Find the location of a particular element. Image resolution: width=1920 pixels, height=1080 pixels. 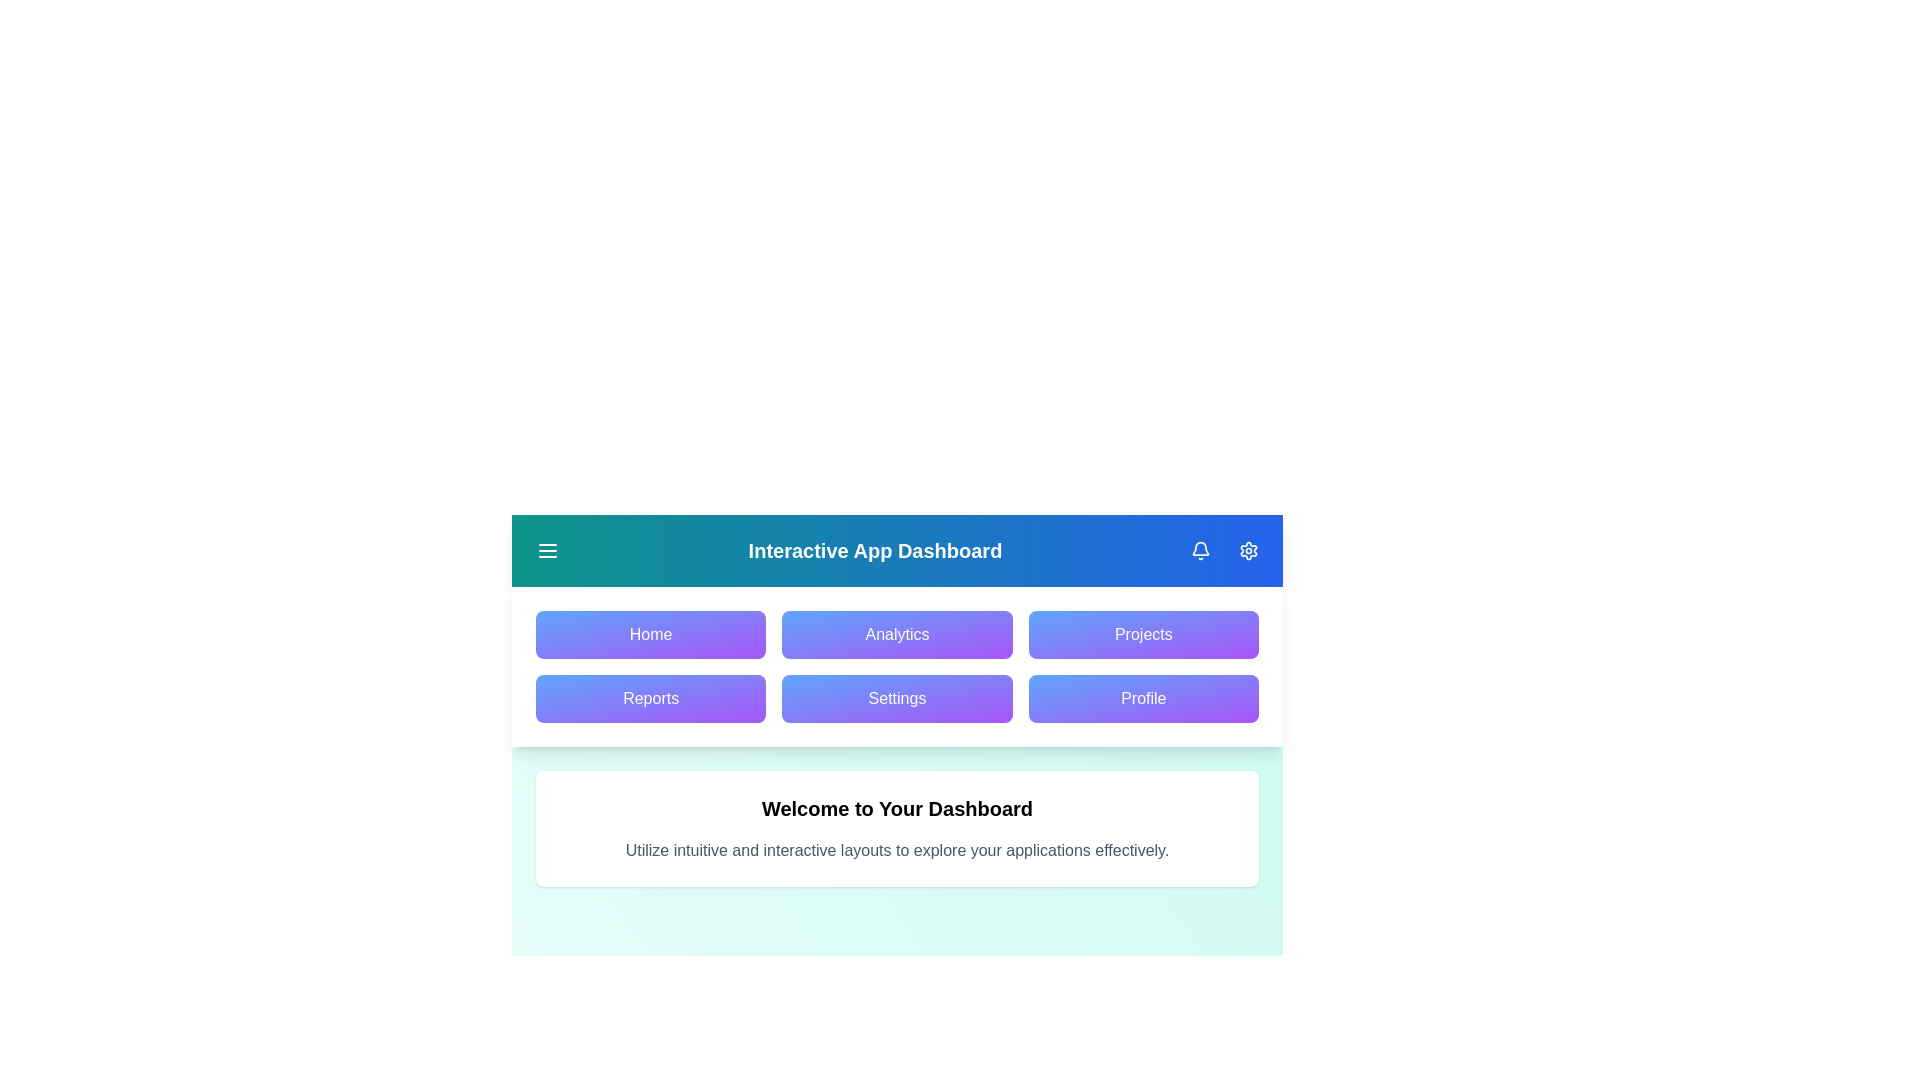

the navigation menu item Home is located at coordinates (651, 635).